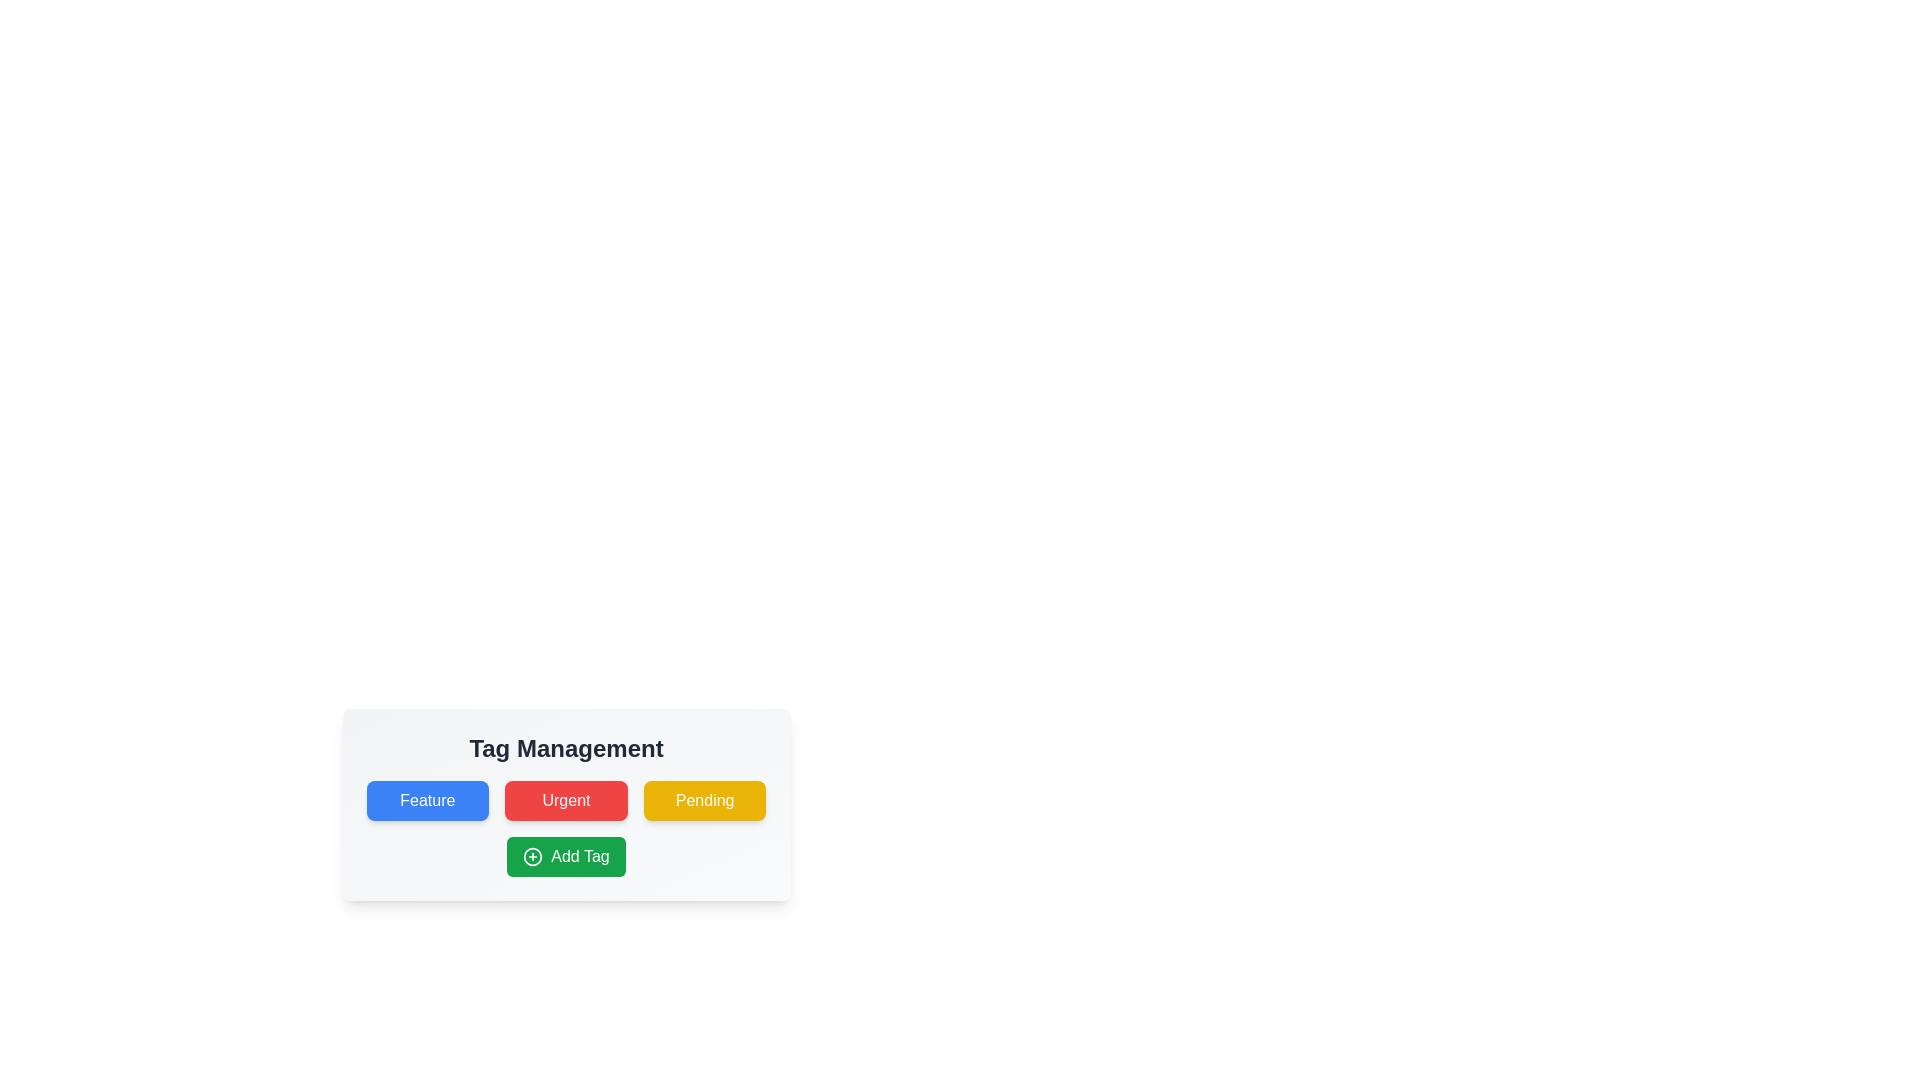 Image resolution: width=1920 pixels, height=1080 pixels. What do you see at coordinates (426, 800) in the screenshot?
I see `the tag labeled Feature to observe its hover effect` at bounding box center [426, 800].